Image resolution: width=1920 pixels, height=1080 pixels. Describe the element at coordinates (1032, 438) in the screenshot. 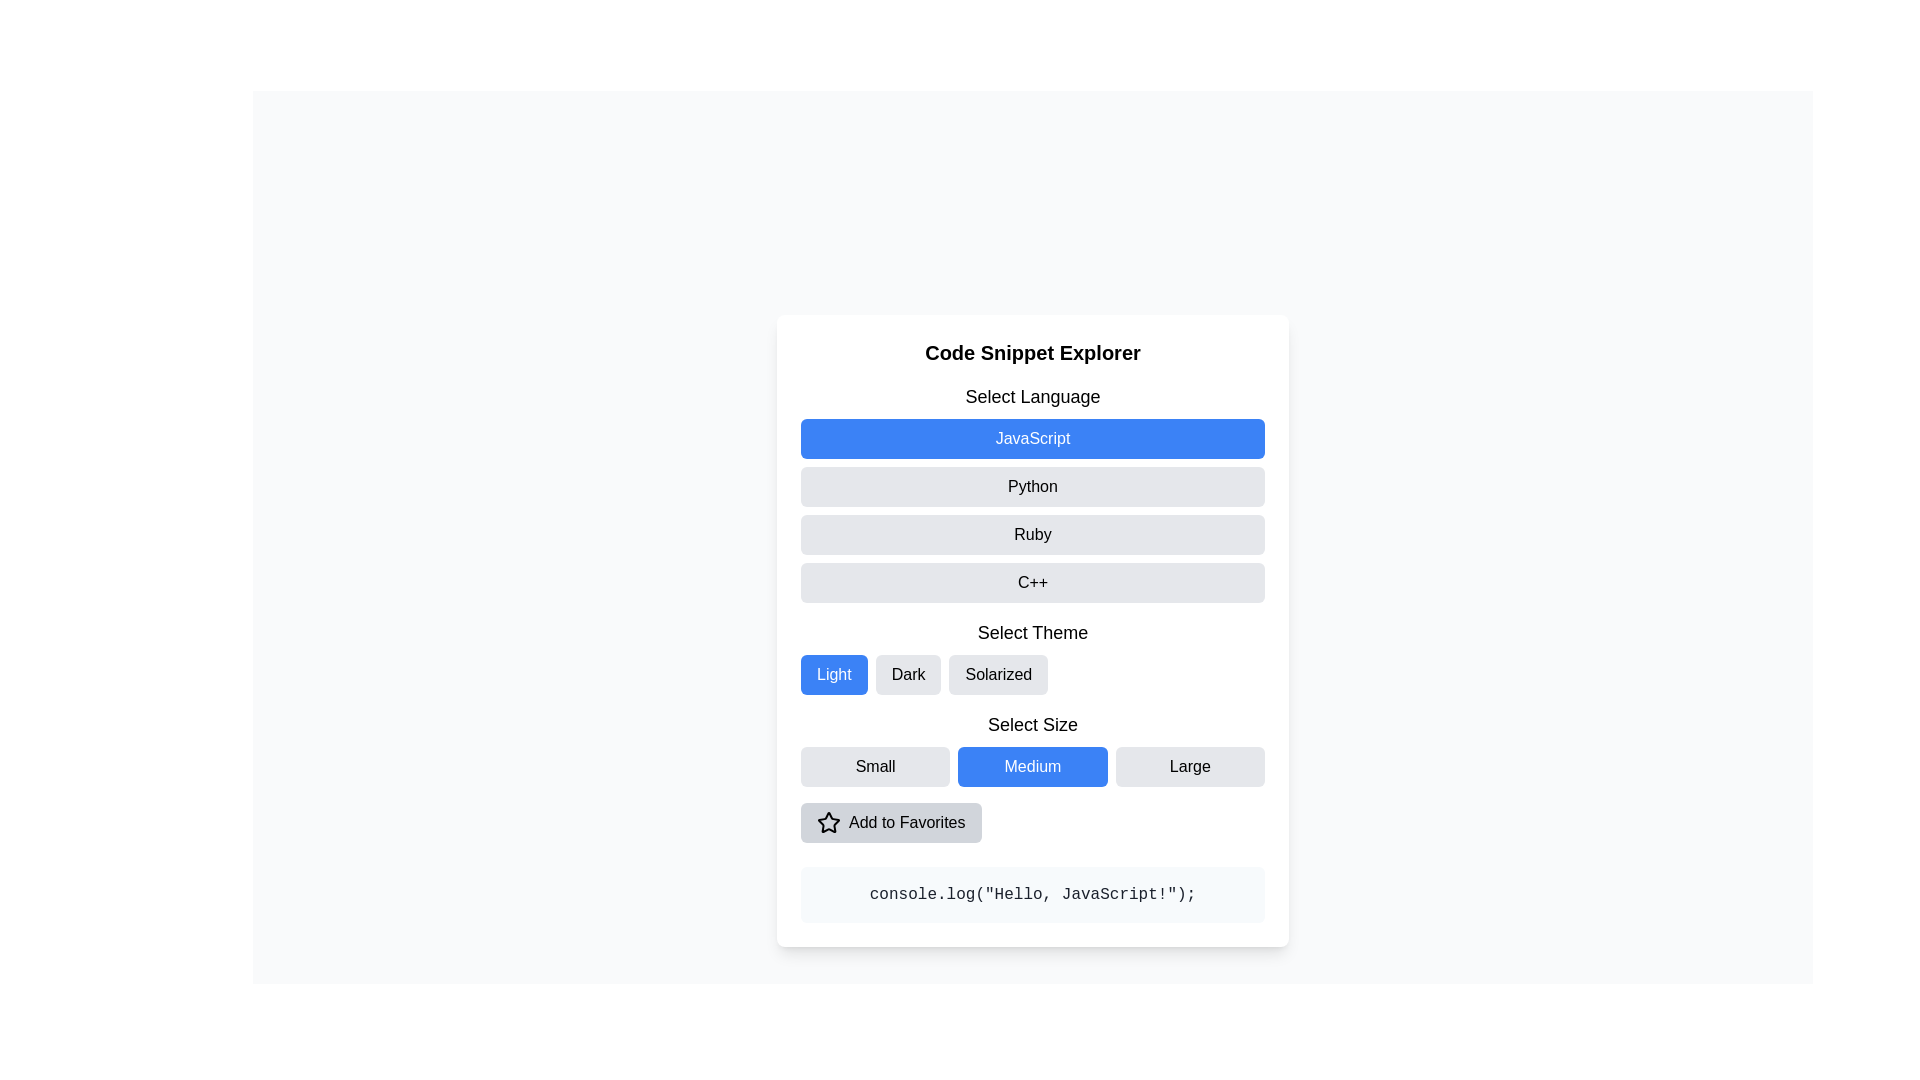

I see `the blue button labeled 'JavaScript'` at that location.